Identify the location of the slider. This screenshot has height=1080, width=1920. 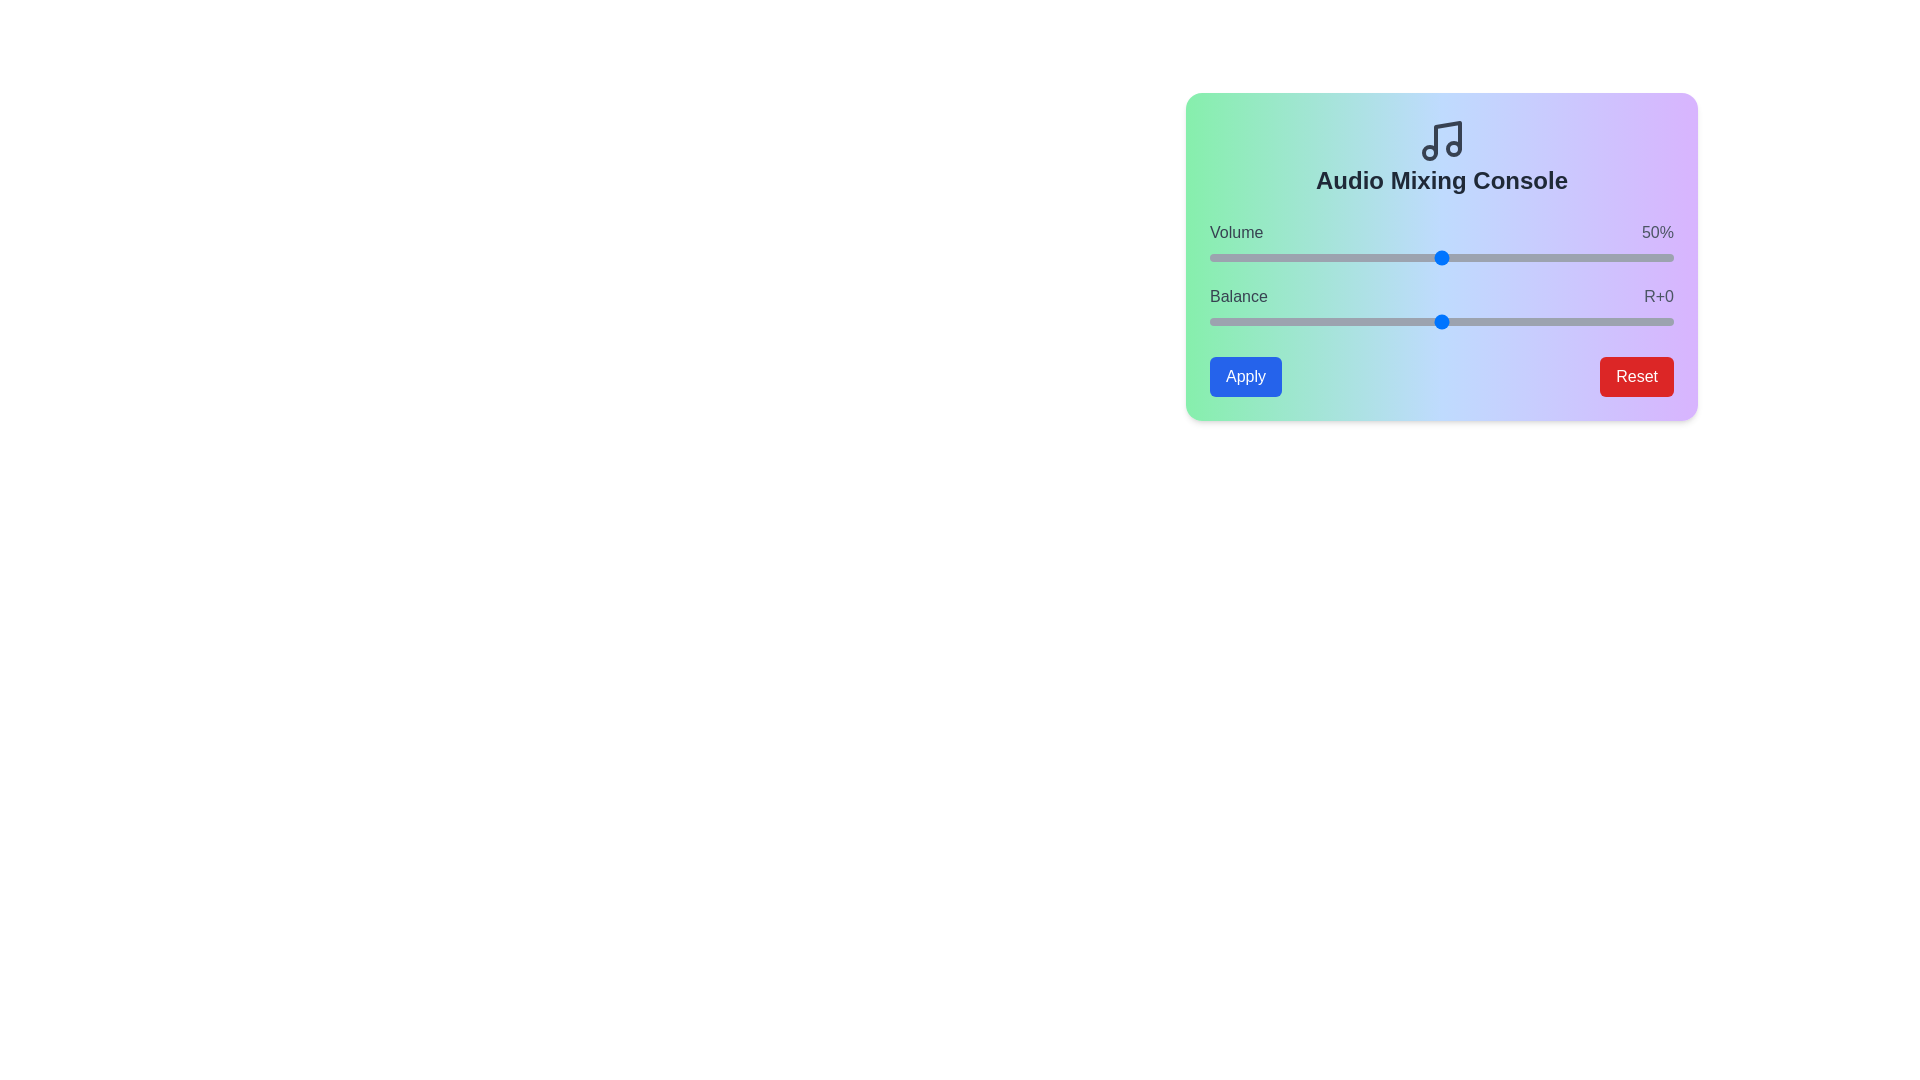
(1321, 257).